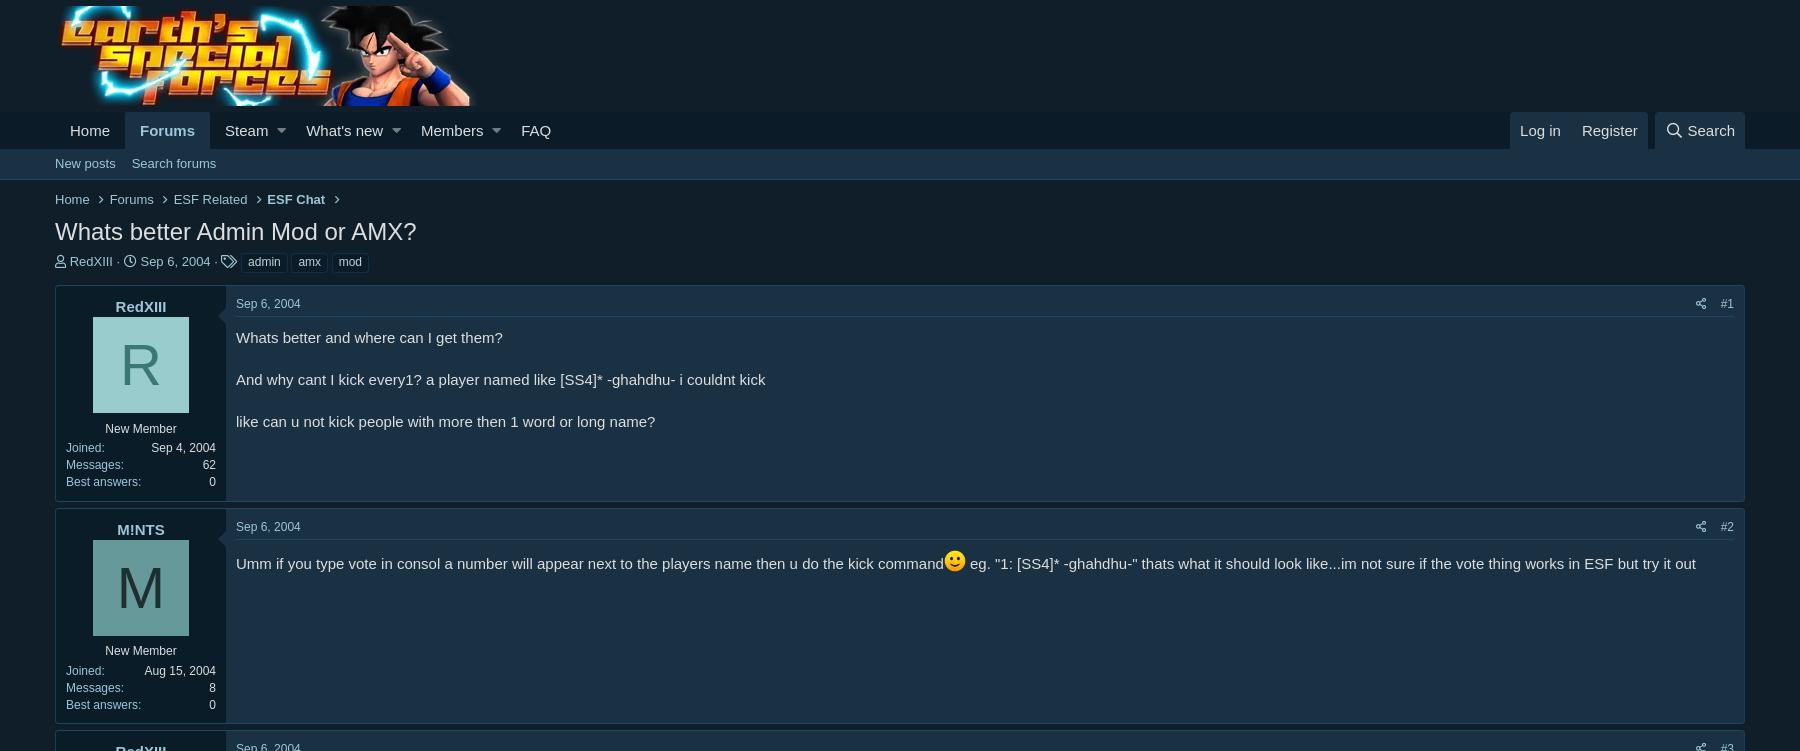 The image size is (1800, 751). Describe the element at coordinates (117, 527) in the screenshot. I see `'M!NTS'` at that location.